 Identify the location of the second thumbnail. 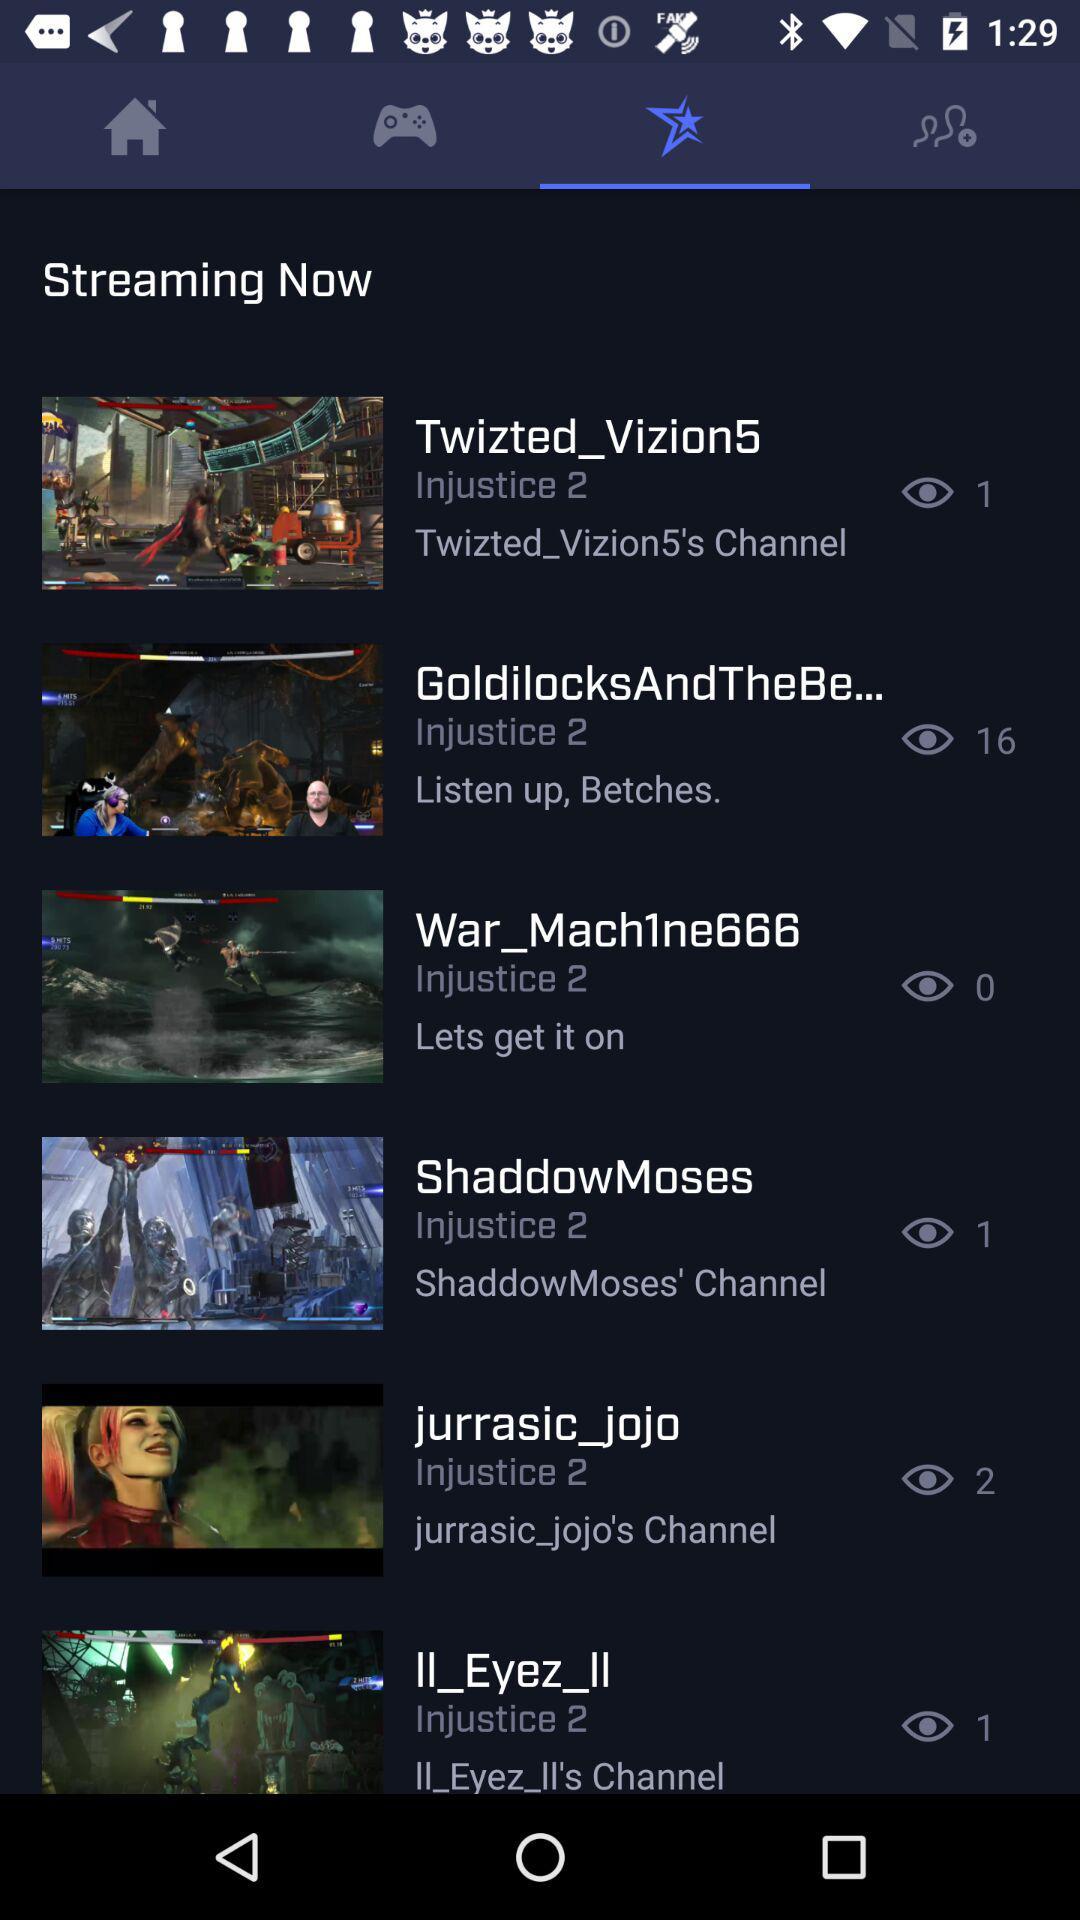
(212, 738).